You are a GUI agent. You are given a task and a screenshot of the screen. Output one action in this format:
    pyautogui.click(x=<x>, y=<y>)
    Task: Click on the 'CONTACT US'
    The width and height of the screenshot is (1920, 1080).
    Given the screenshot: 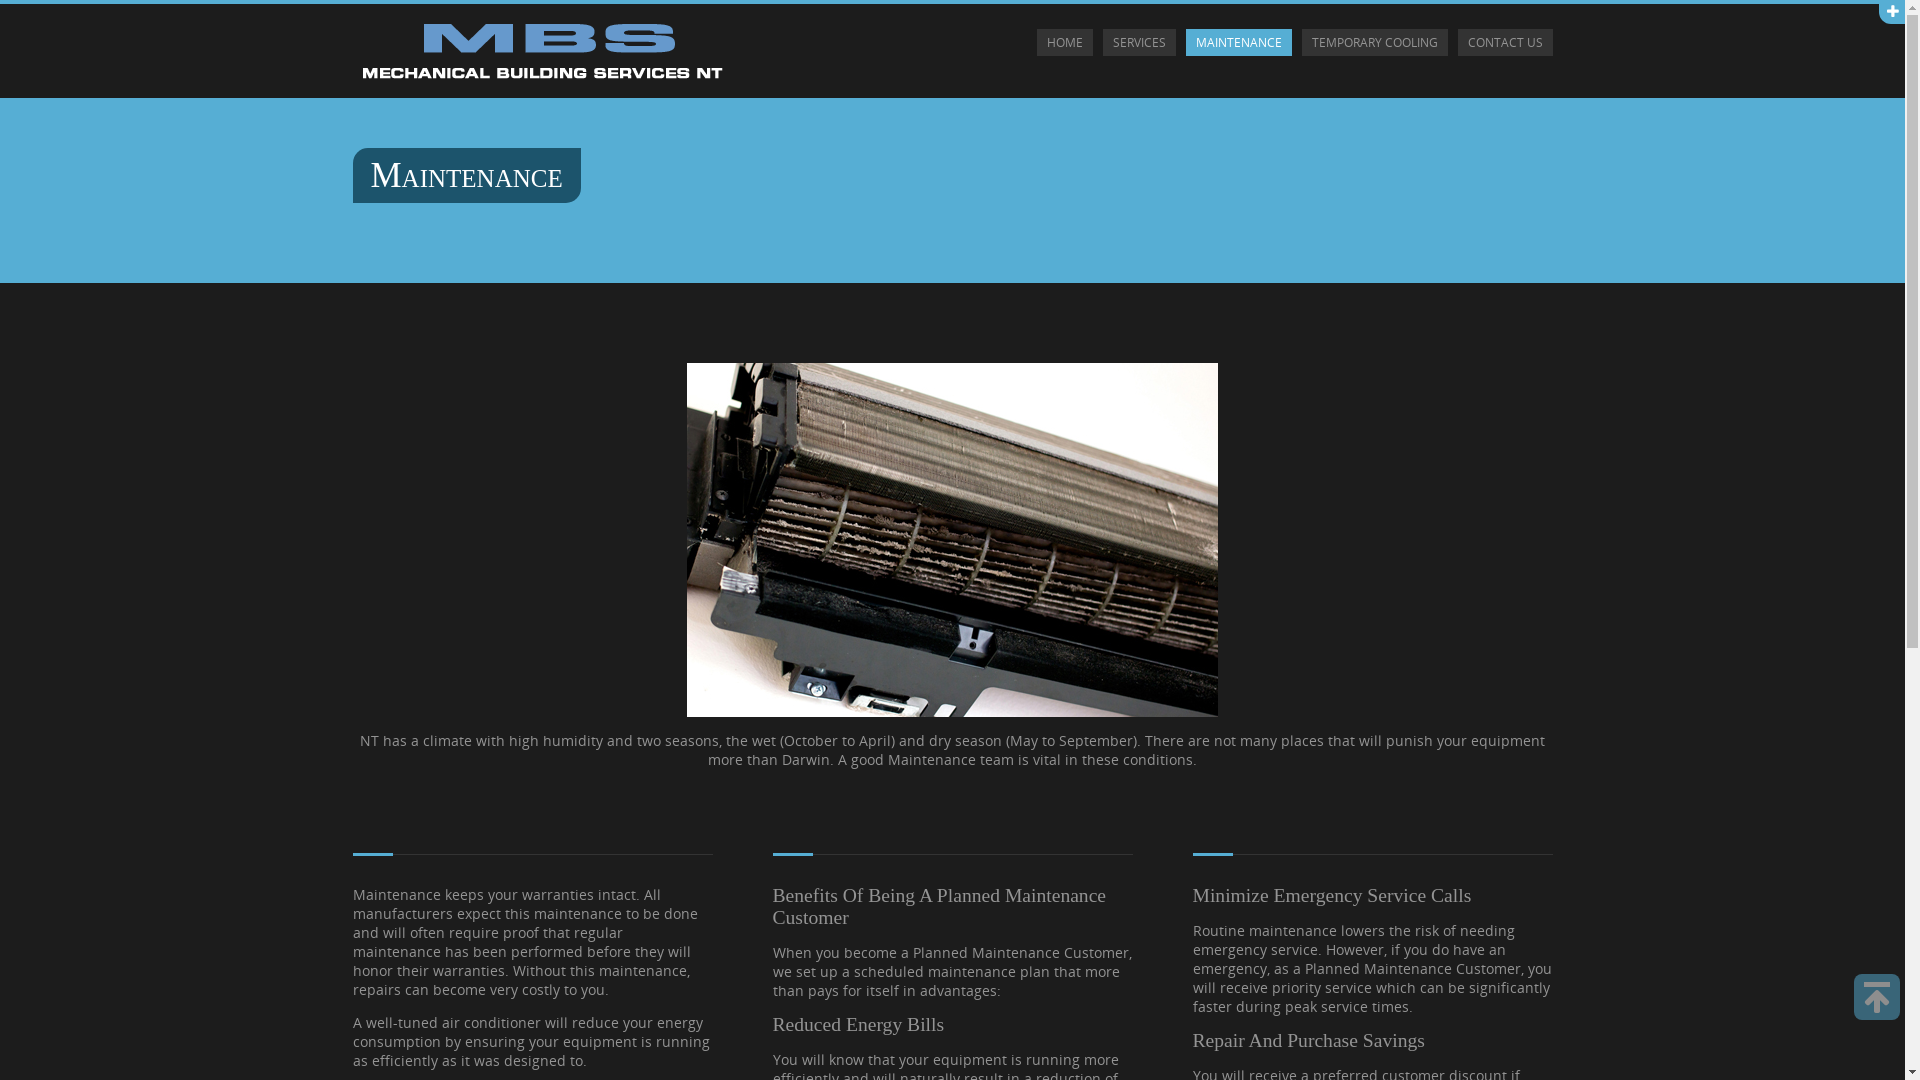 What is the action you would take?
    pyautogui.click(x=1505, y=42)
    